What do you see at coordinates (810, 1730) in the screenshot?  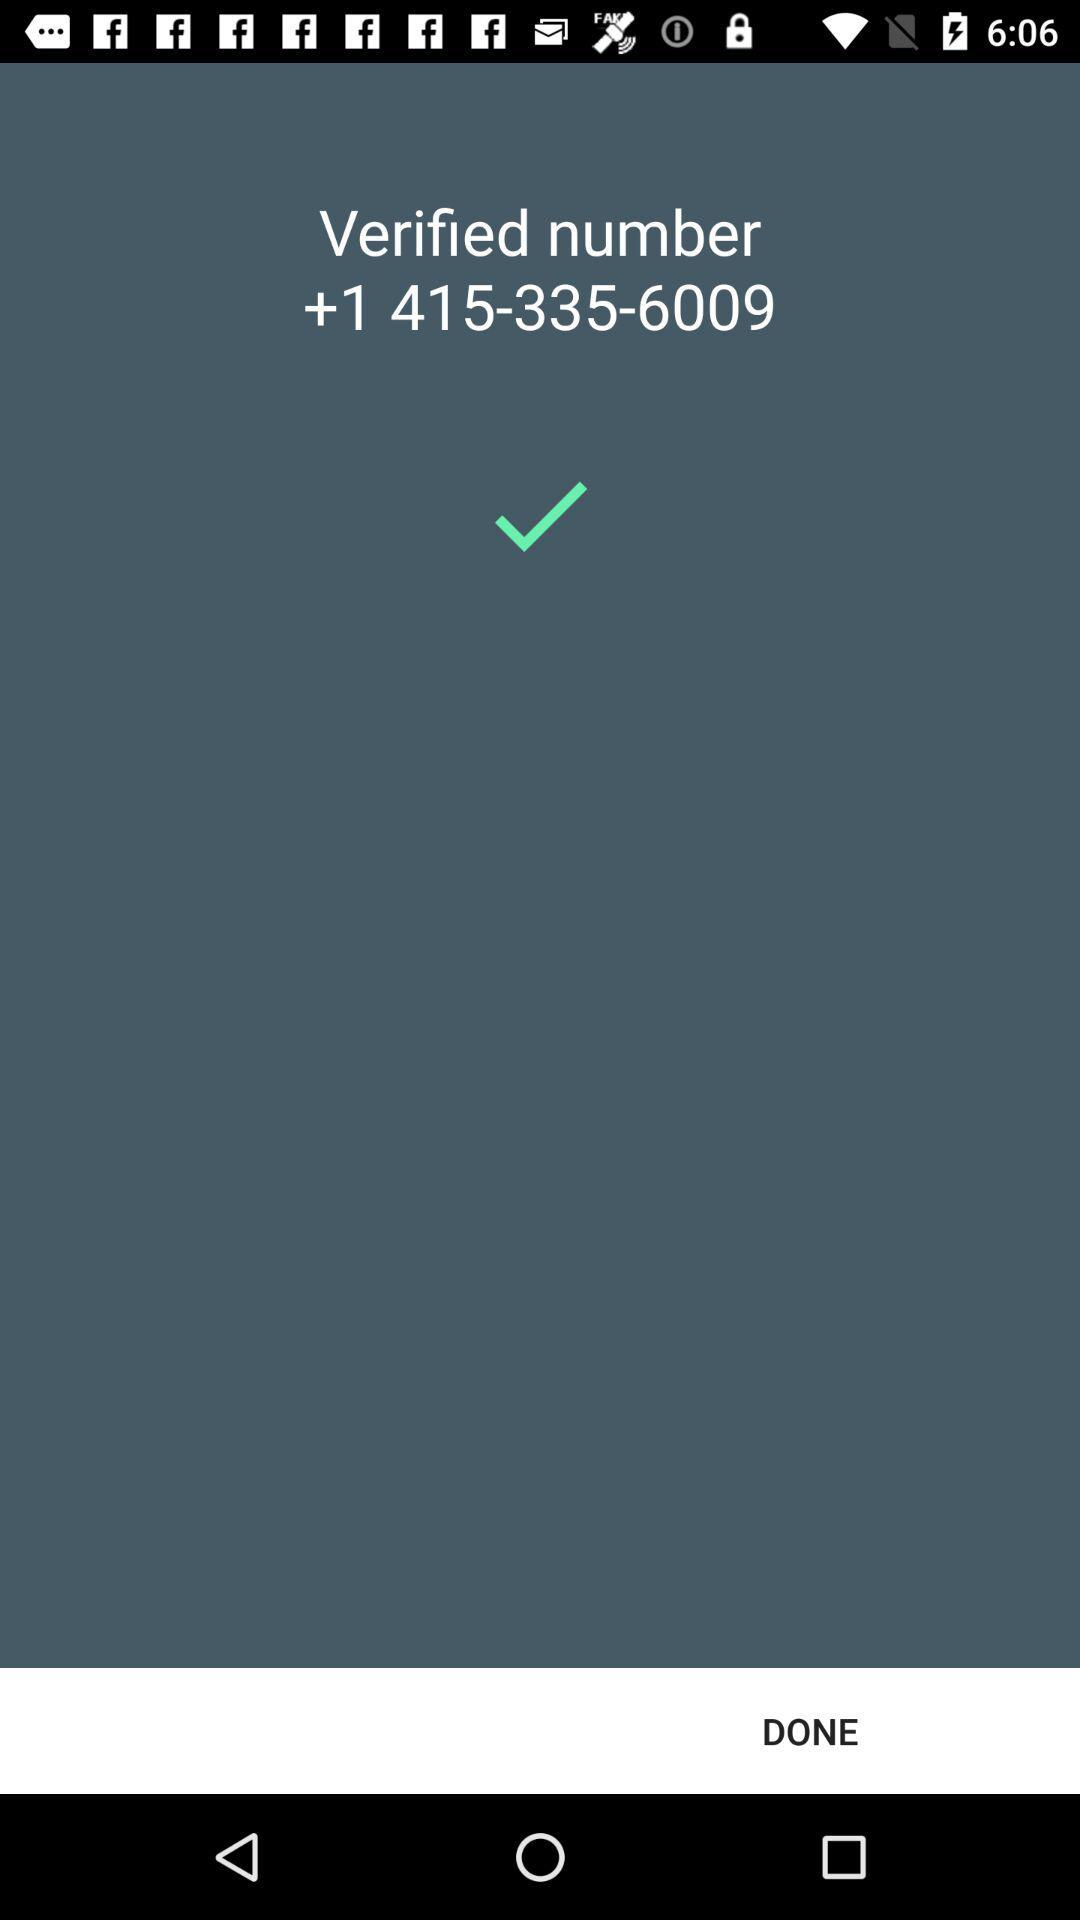 I see `the done item` at bounding box center [810, 1730].